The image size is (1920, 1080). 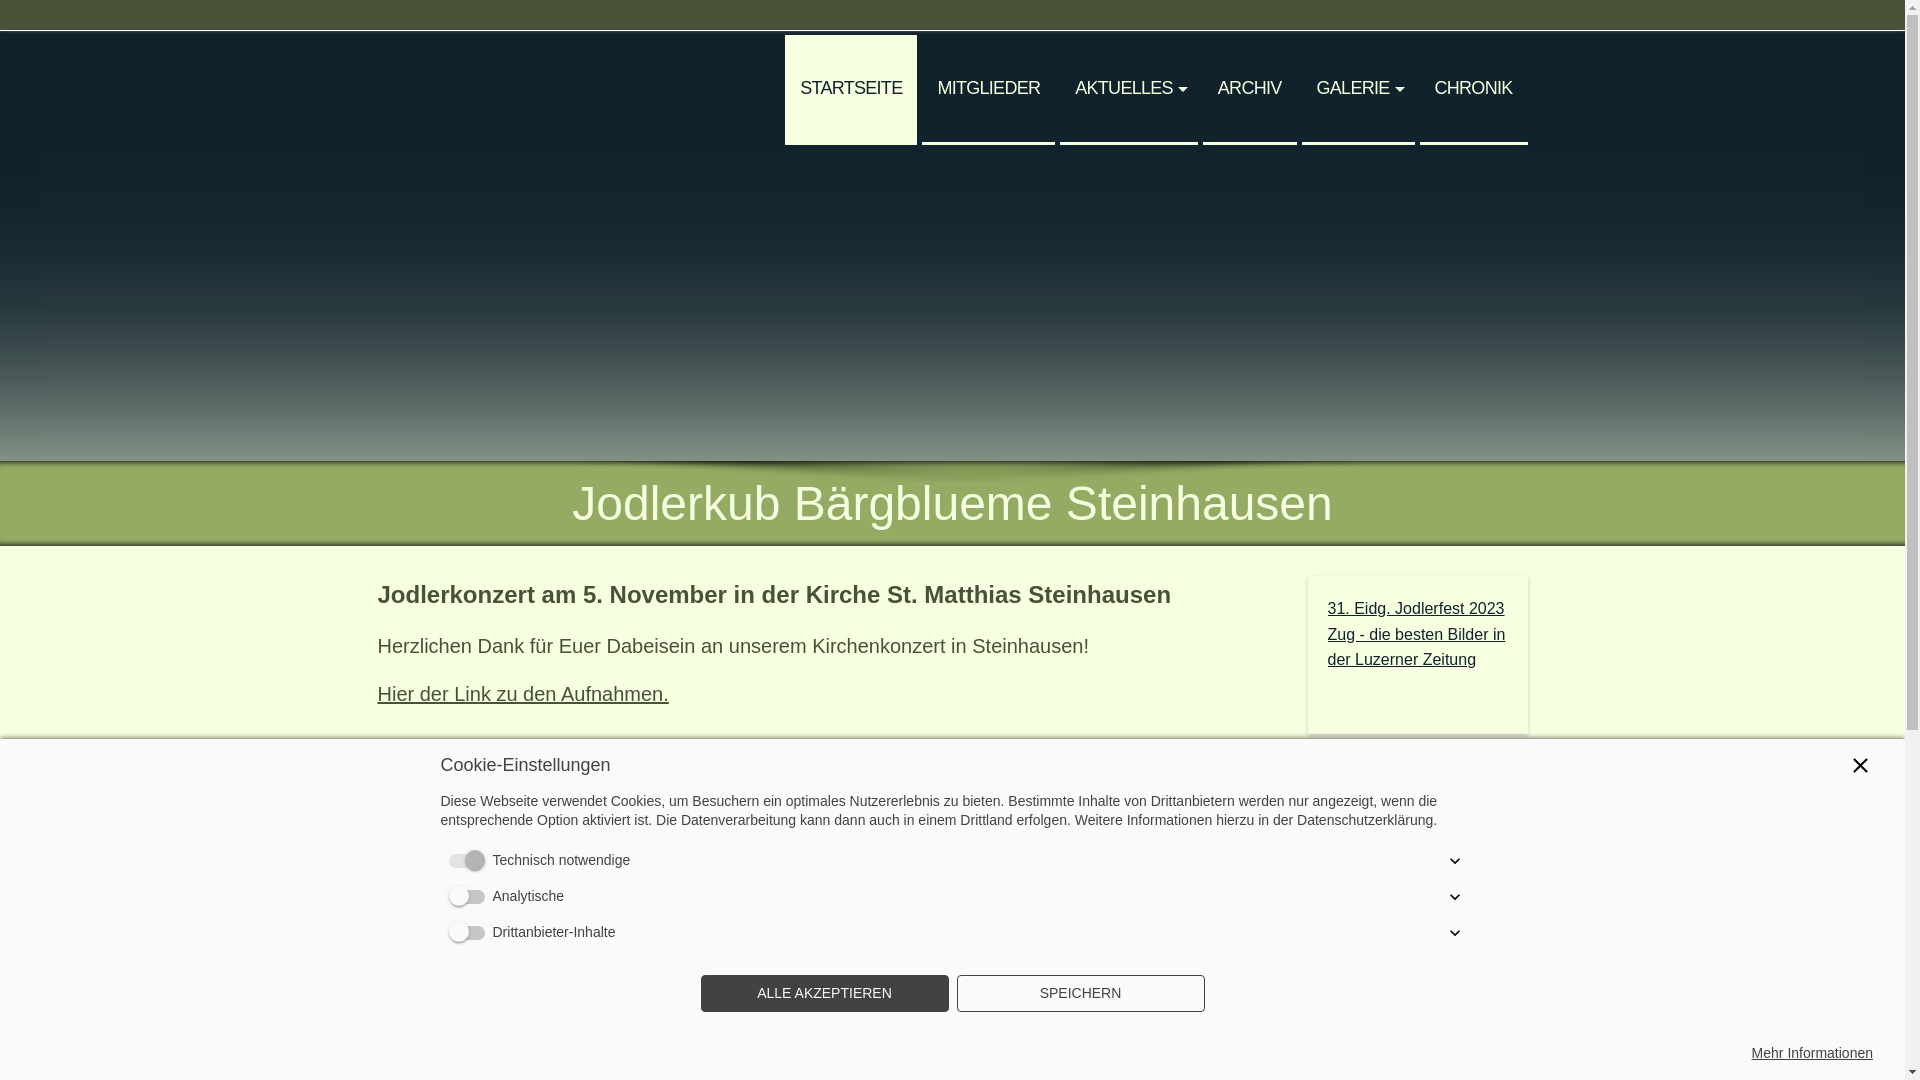 What do you see at coordinates (477, 43) in the screenshot?
I see `' '` at bounding box center [477, 43].